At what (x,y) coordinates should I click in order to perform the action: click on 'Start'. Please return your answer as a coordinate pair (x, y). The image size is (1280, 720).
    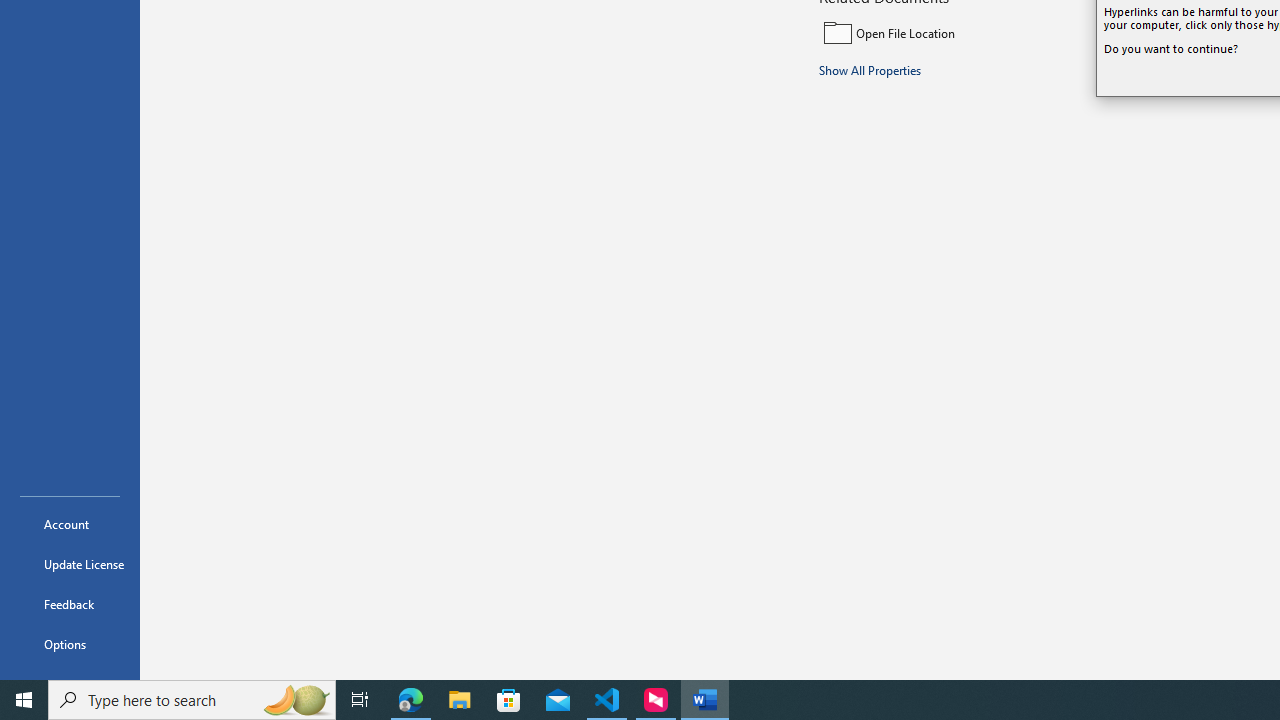
    Looking at the image, I should click on (24, 698).